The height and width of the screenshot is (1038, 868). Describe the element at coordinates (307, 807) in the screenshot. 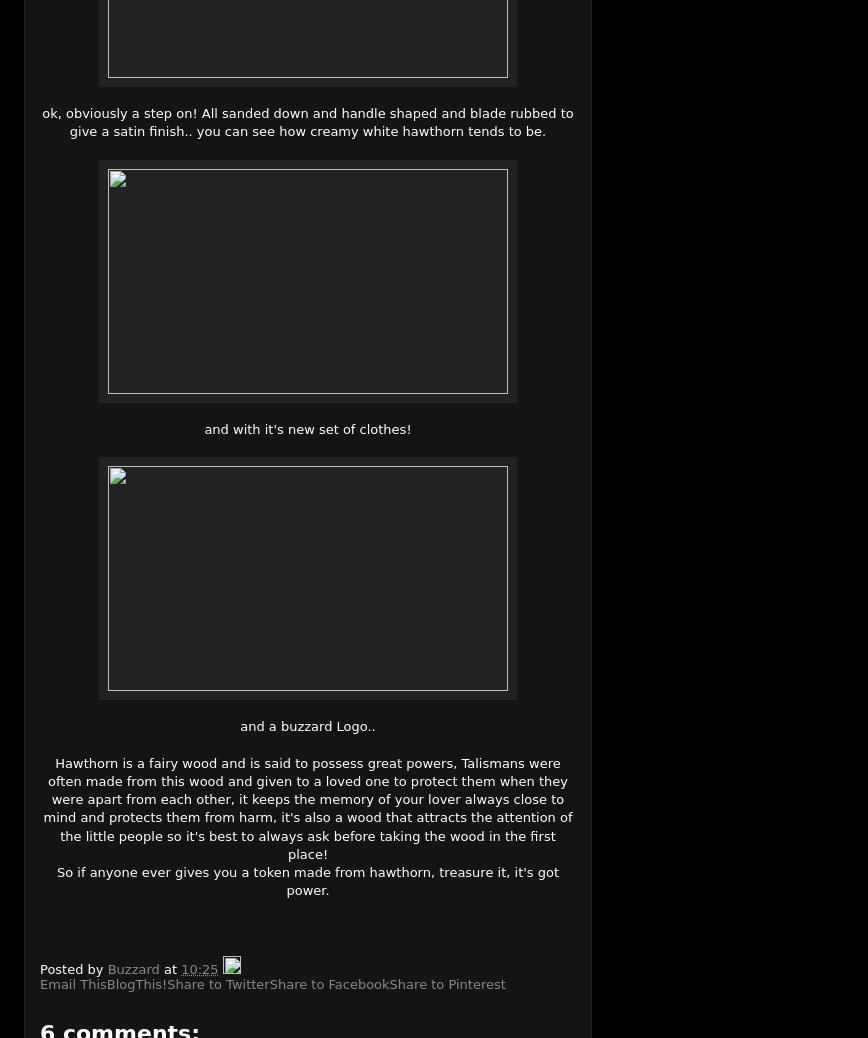

I see `'Hawthorn is a fairy wood and is said to possess great powers, Talismans were often made from this wood and given to a loved one to protect them when they were apart from each other, it keeps the memory of your lover always close to mind and protects them from harm, it's also a wood that attracts the attention of the little people so it's best to always ask before taking the wood in the first place!'` at that location.